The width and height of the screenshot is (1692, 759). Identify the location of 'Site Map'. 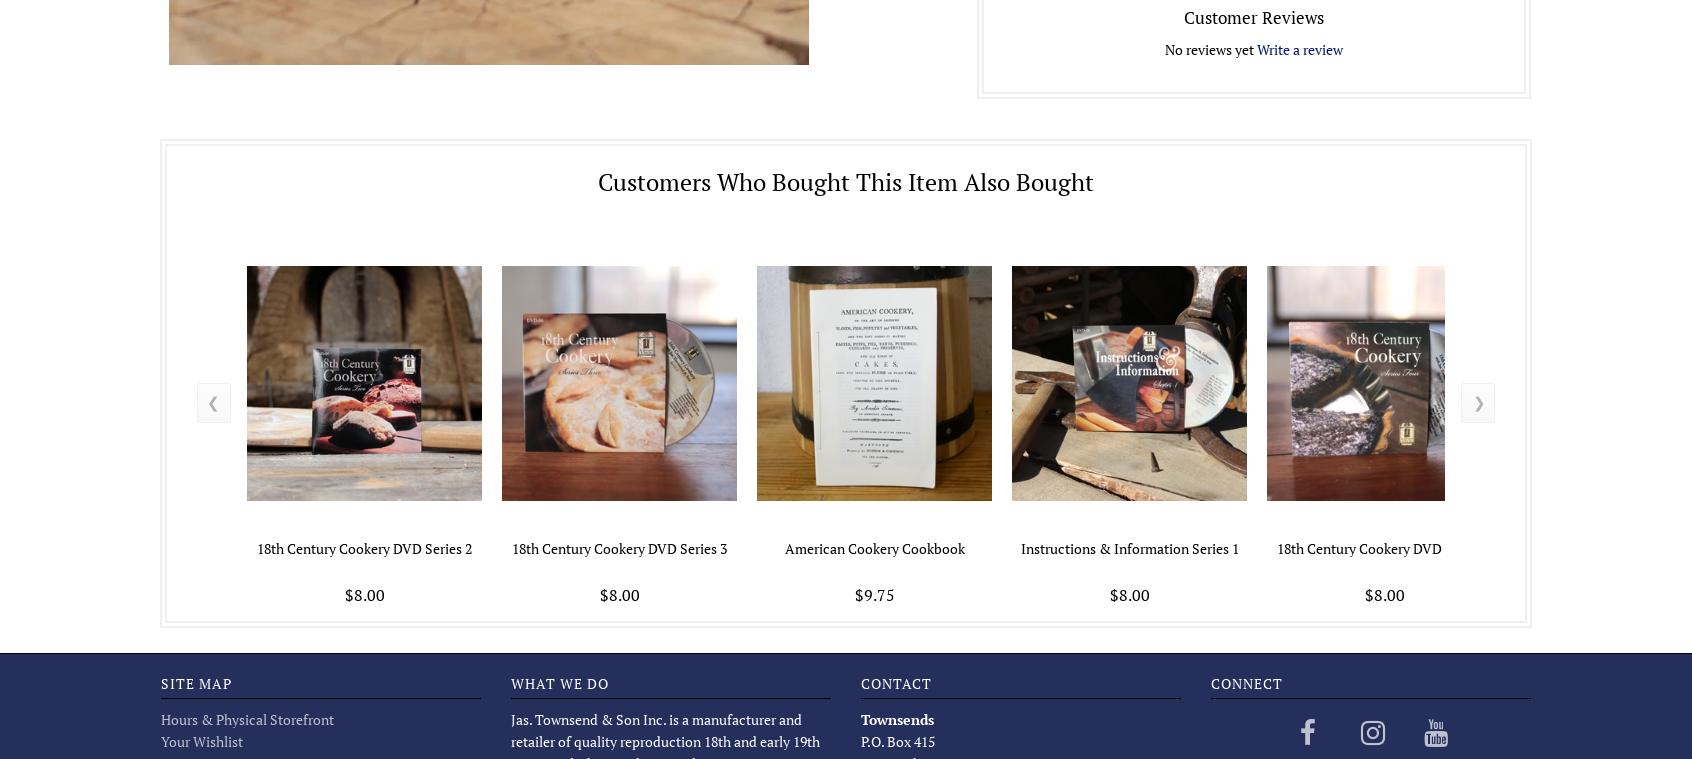
(194, 682).